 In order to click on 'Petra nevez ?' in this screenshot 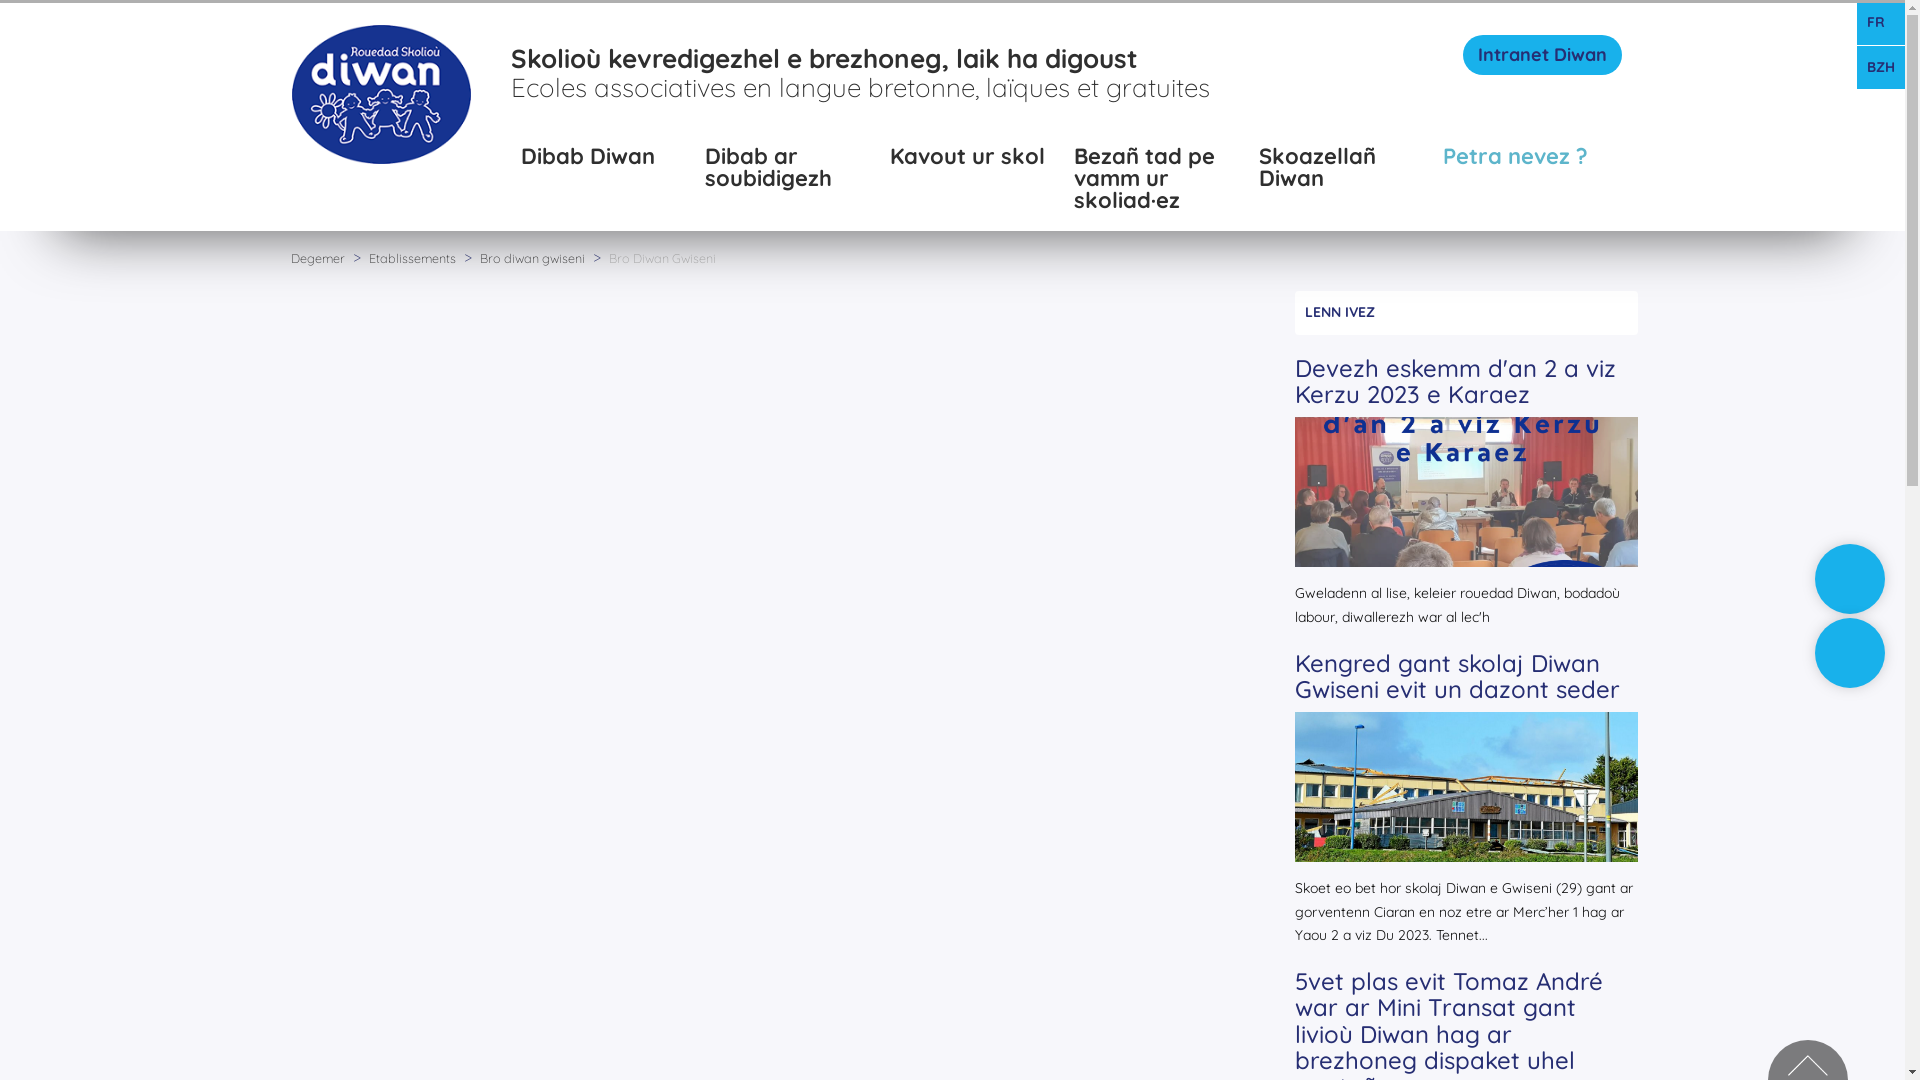, I will do `click(1524, 168)`.